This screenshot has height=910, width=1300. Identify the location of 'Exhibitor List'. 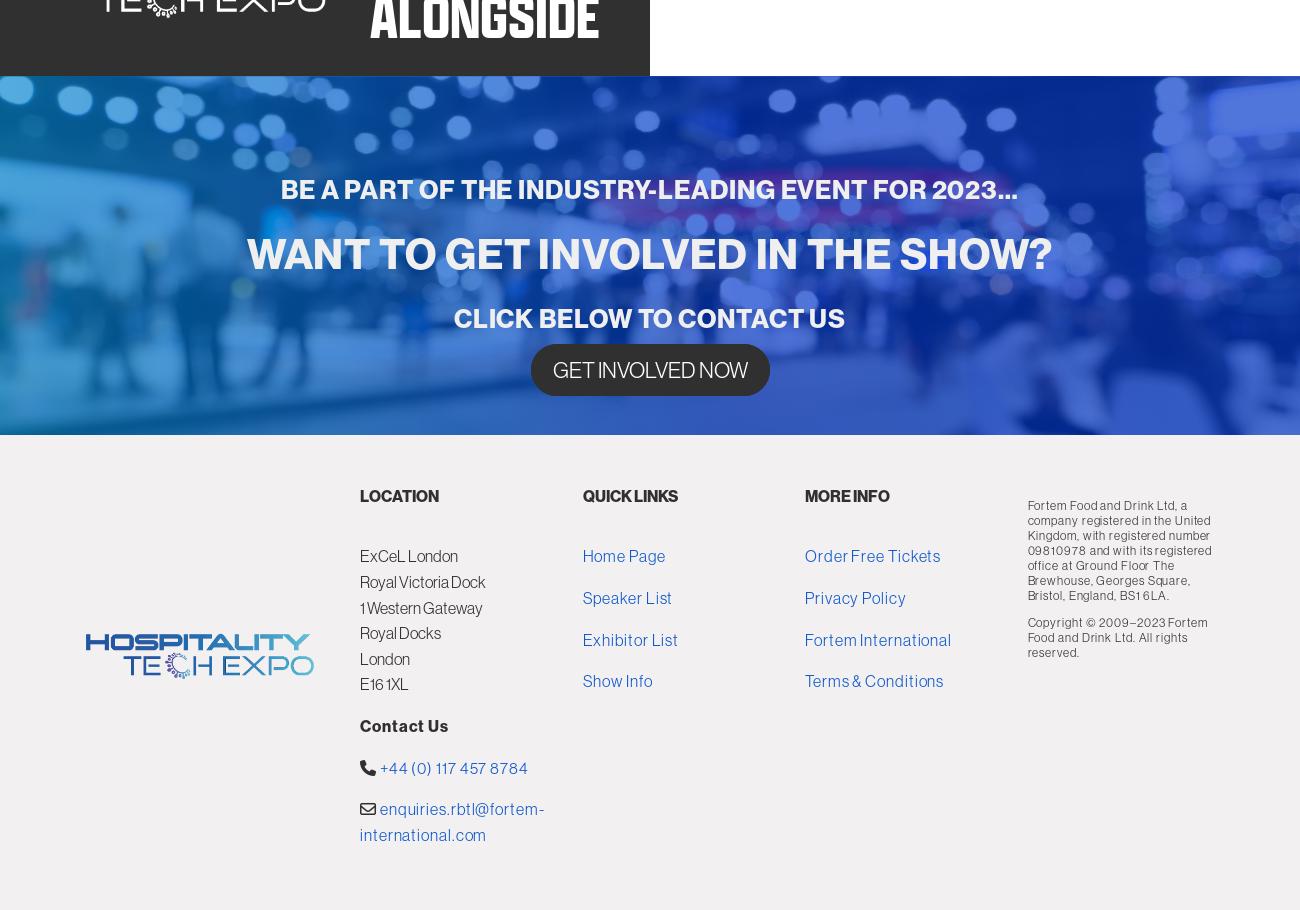
(581, 769).